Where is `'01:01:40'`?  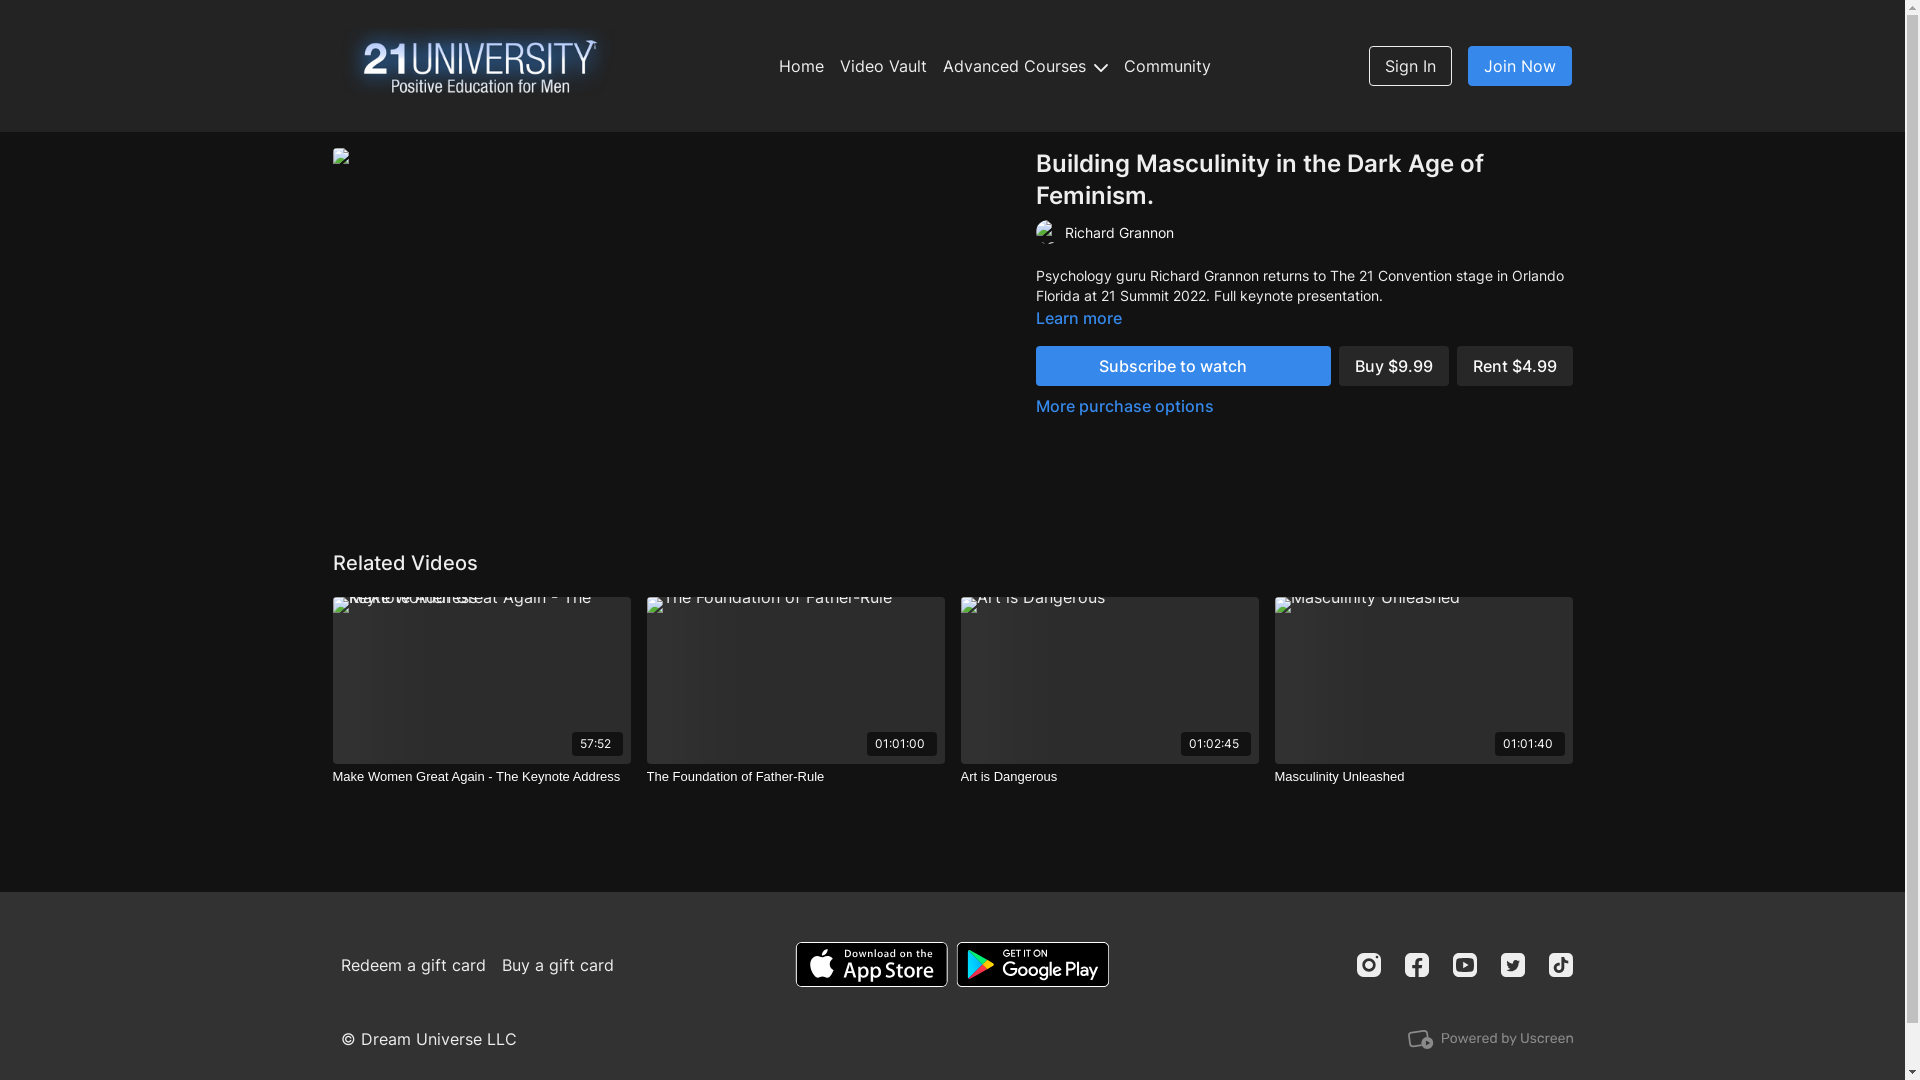 '01:01:40' is located at coordinates (1272, 679).